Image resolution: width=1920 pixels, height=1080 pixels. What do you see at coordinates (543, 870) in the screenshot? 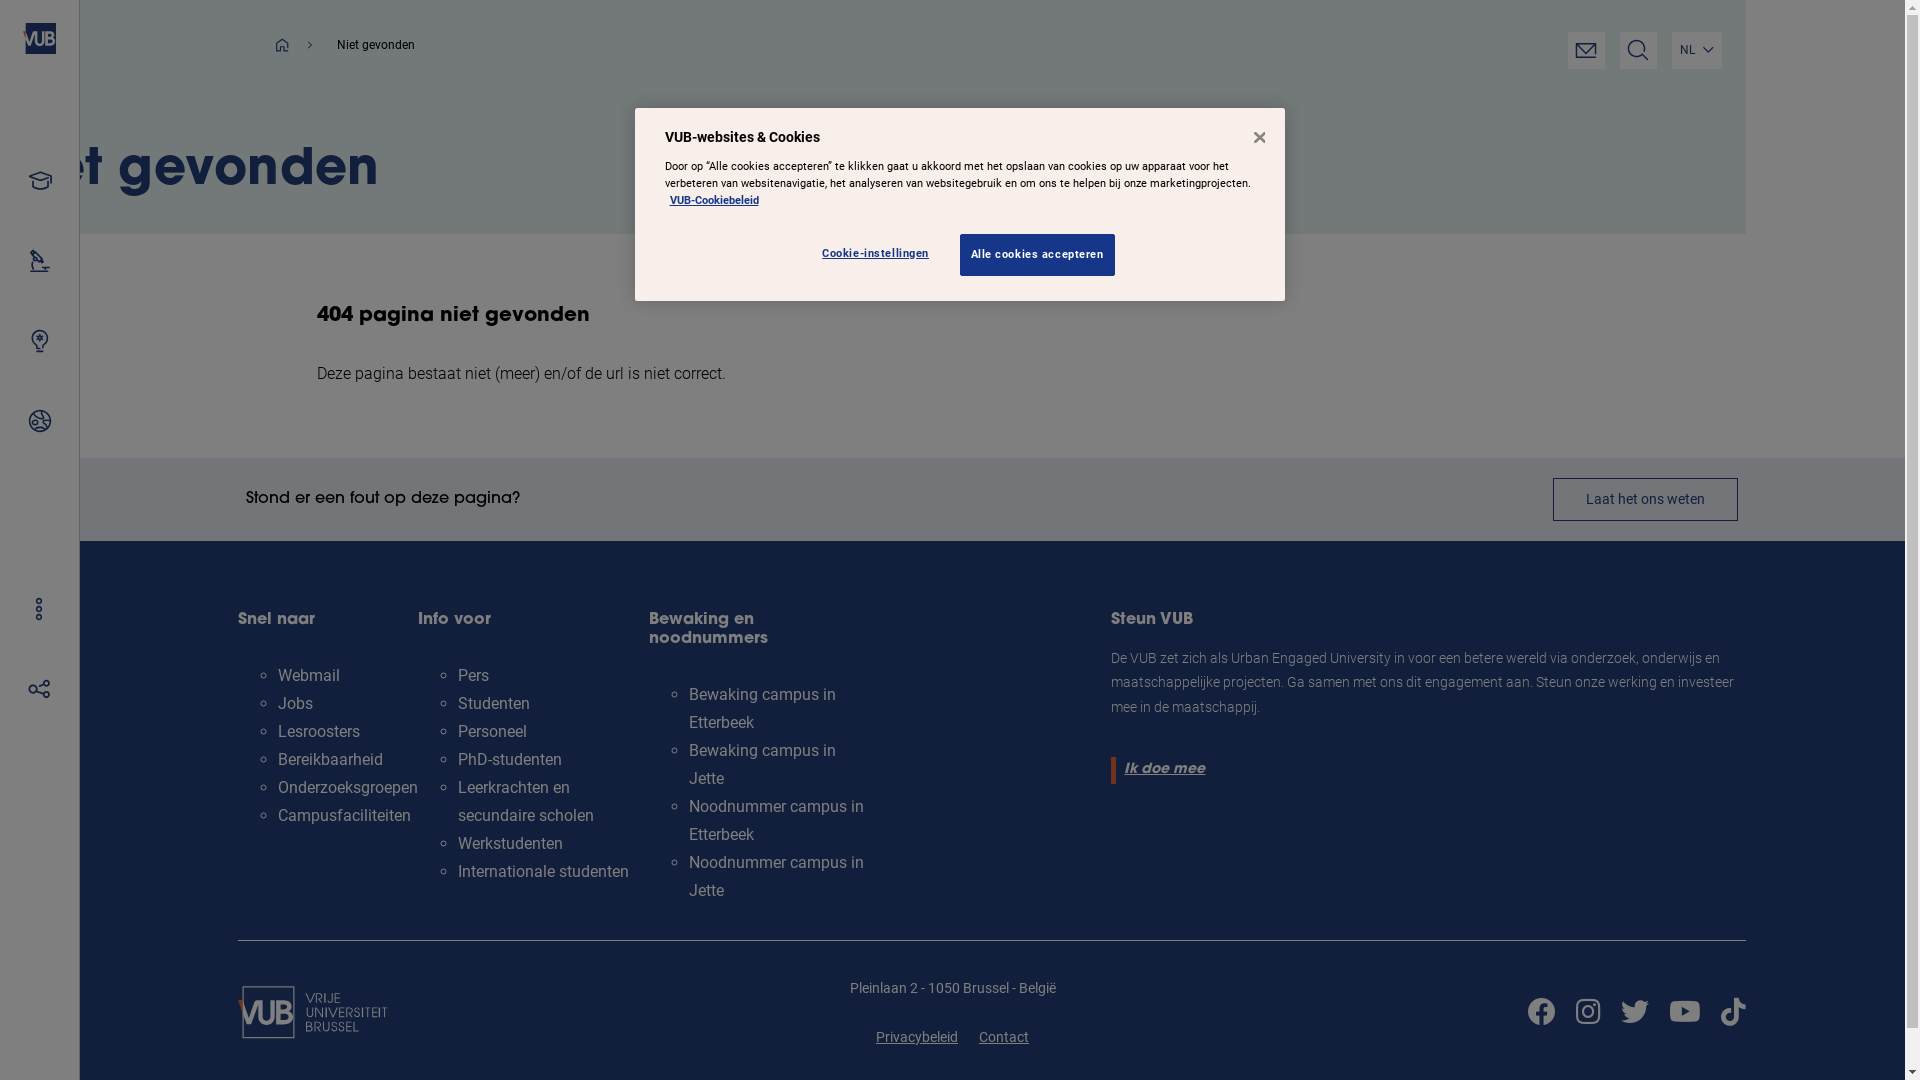
I see `'Internationale studenten'` at bounding box center [543, 870].